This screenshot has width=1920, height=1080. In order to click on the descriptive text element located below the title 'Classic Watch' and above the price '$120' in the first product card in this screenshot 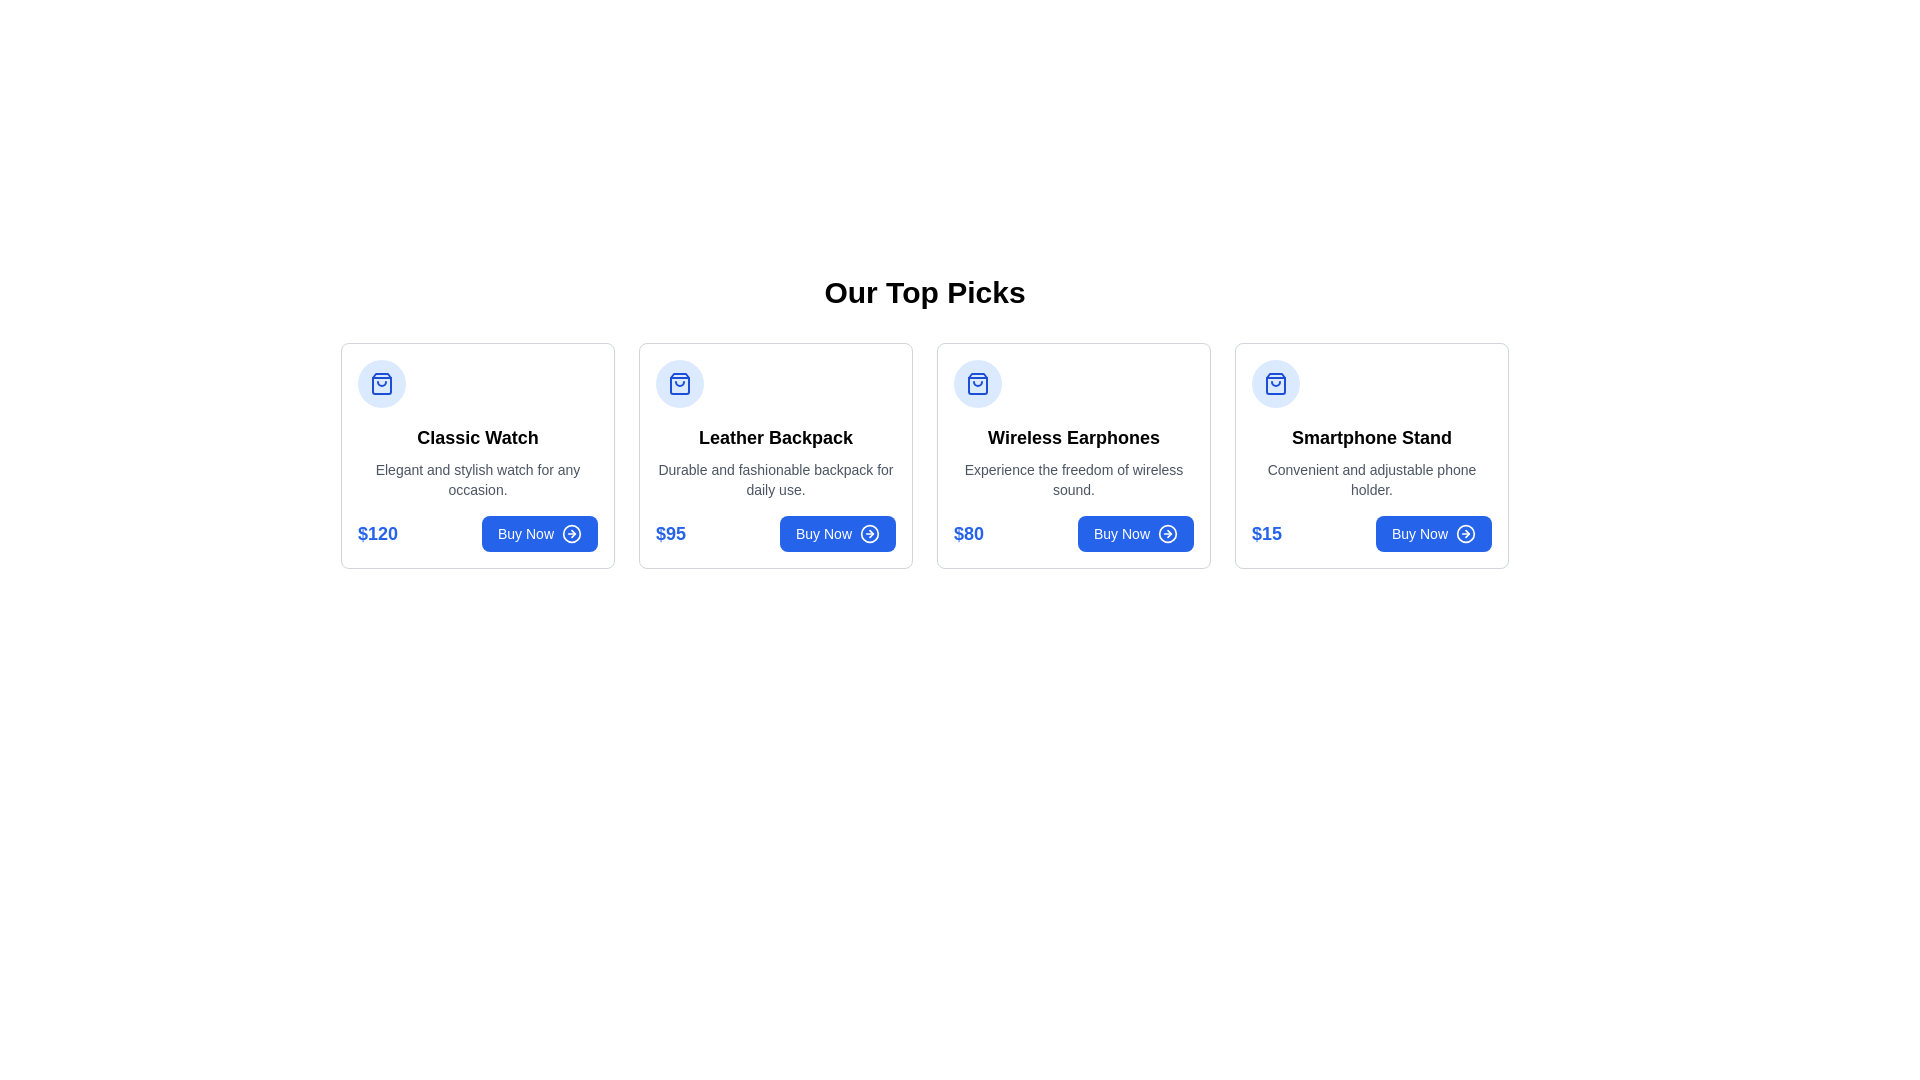, I will do `click(477, 479)`.